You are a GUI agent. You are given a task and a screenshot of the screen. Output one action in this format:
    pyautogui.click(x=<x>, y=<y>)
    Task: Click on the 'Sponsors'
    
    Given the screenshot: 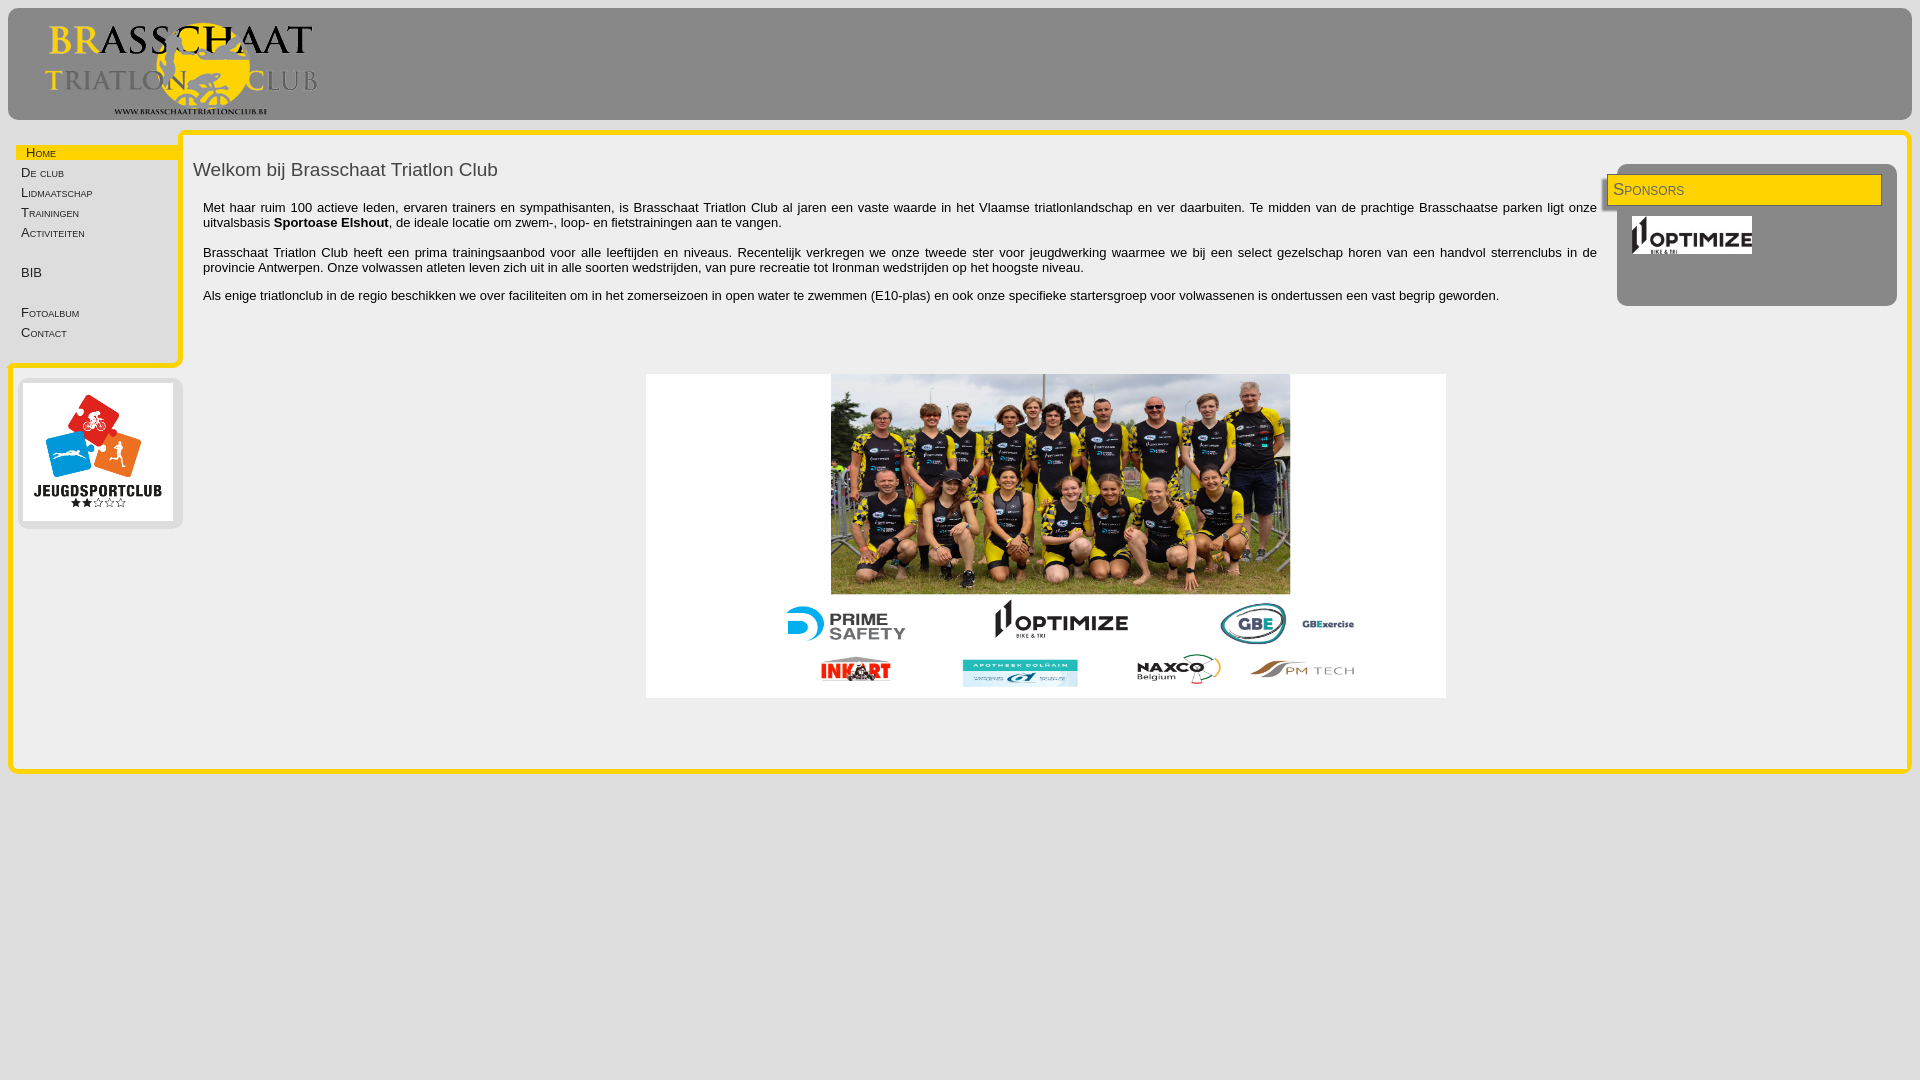 What is the action you would take?
    pyautogui.click(x=1755, y=189)
    